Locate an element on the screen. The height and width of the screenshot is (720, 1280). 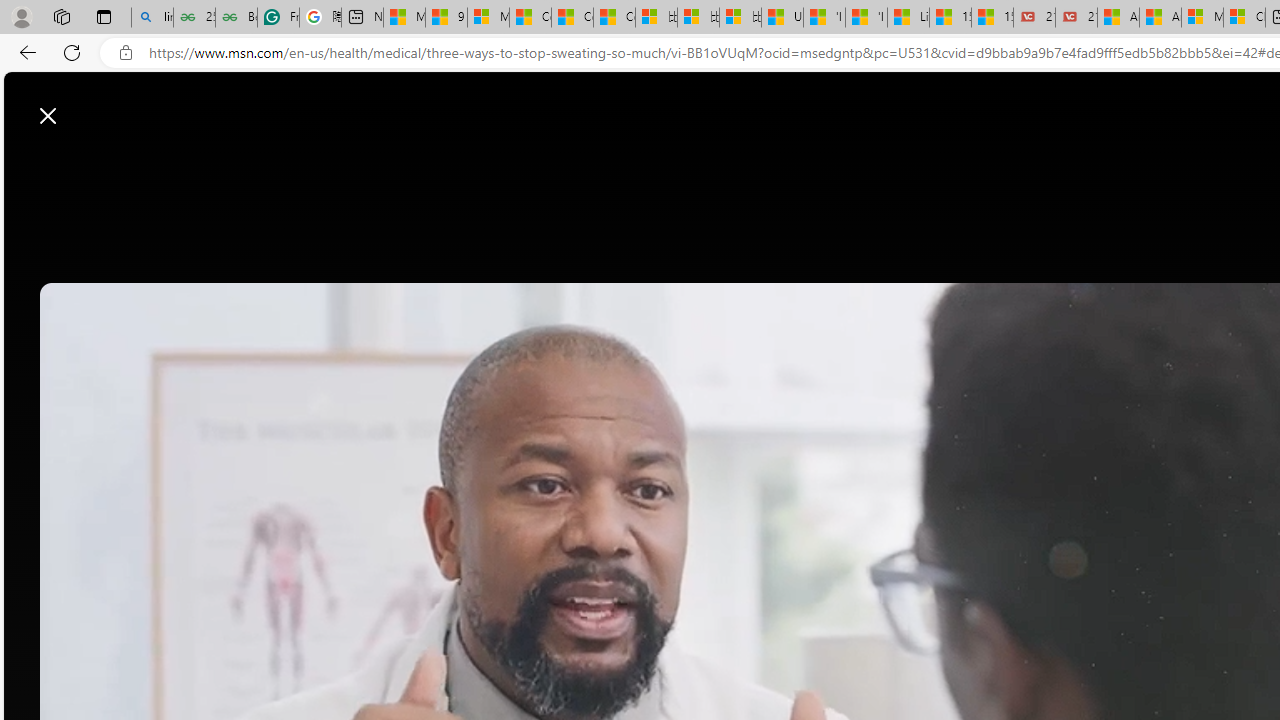
'21 Movies That Outdid the Books They Were Based On' is located at coordinates (1075, 17).